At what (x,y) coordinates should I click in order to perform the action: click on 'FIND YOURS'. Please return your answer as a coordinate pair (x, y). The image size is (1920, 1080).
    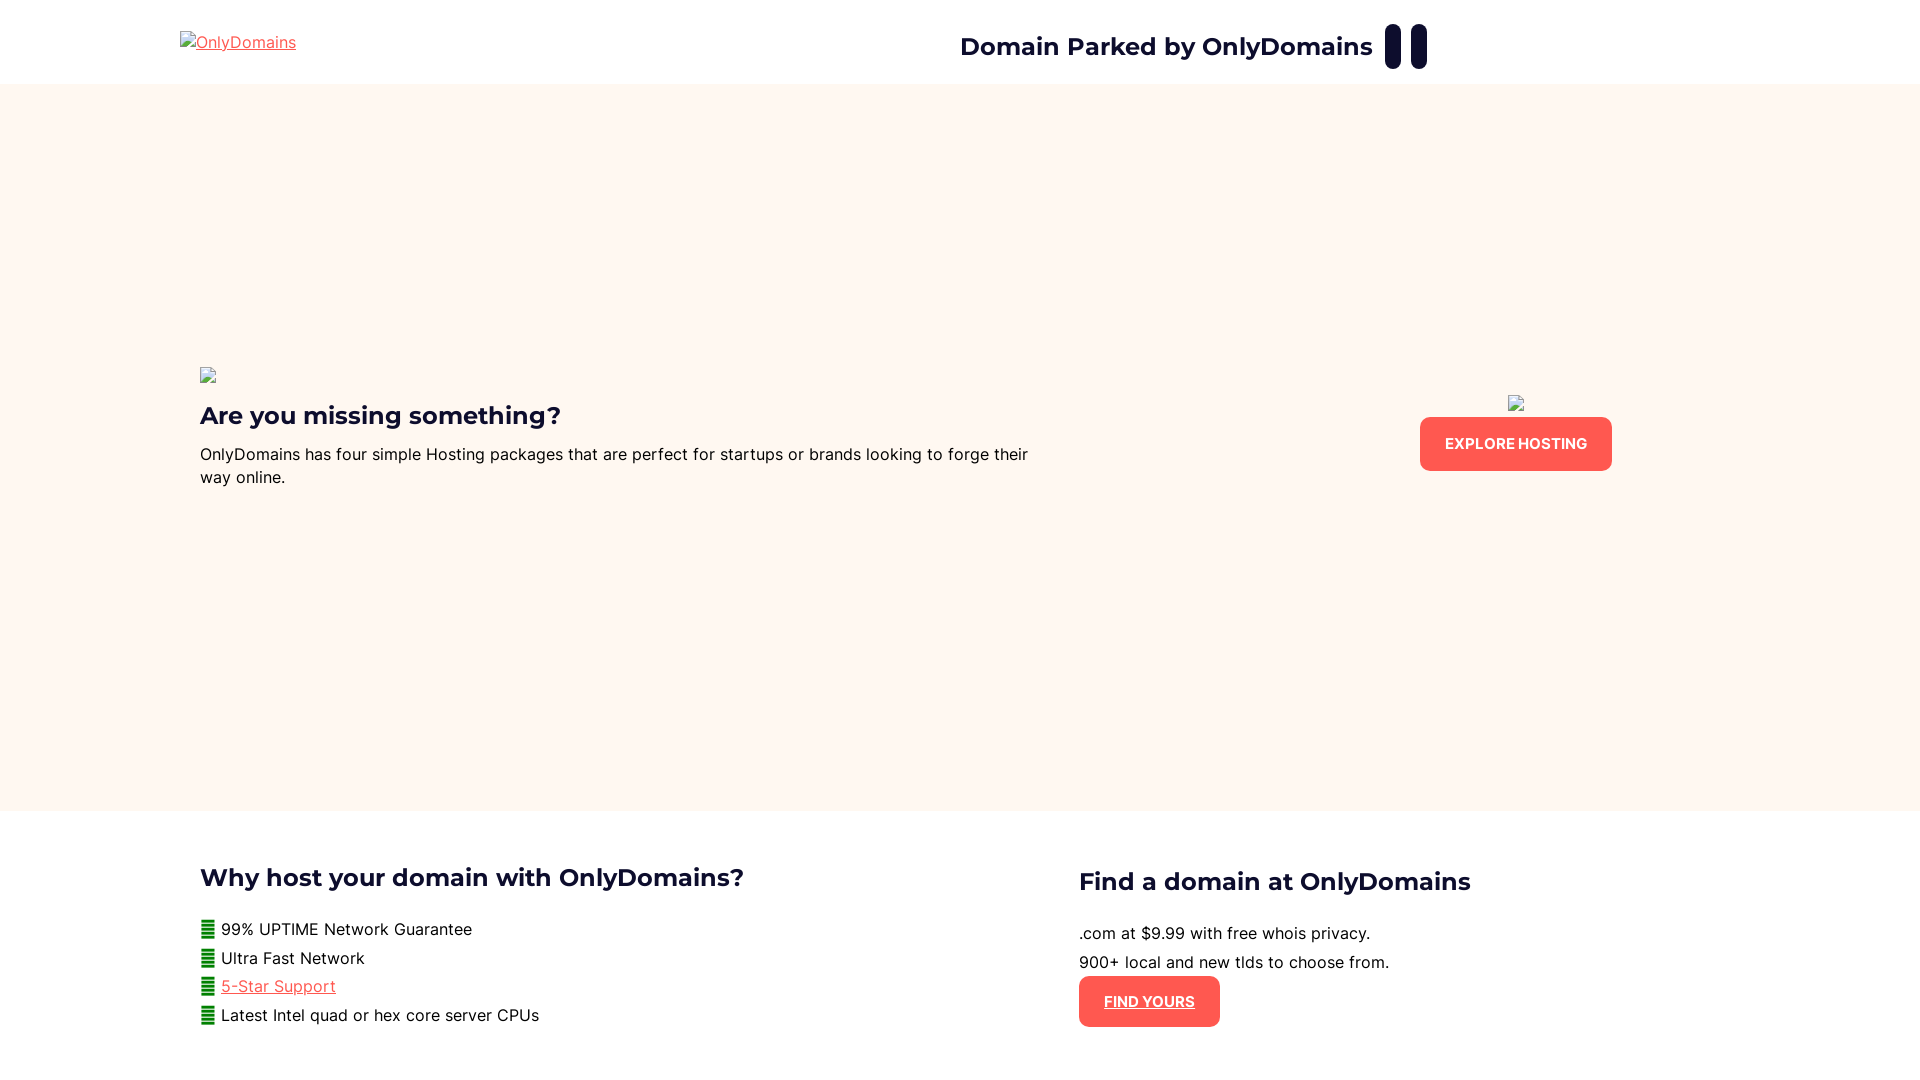
    Looking at the image, I should click on (1149, 1001).